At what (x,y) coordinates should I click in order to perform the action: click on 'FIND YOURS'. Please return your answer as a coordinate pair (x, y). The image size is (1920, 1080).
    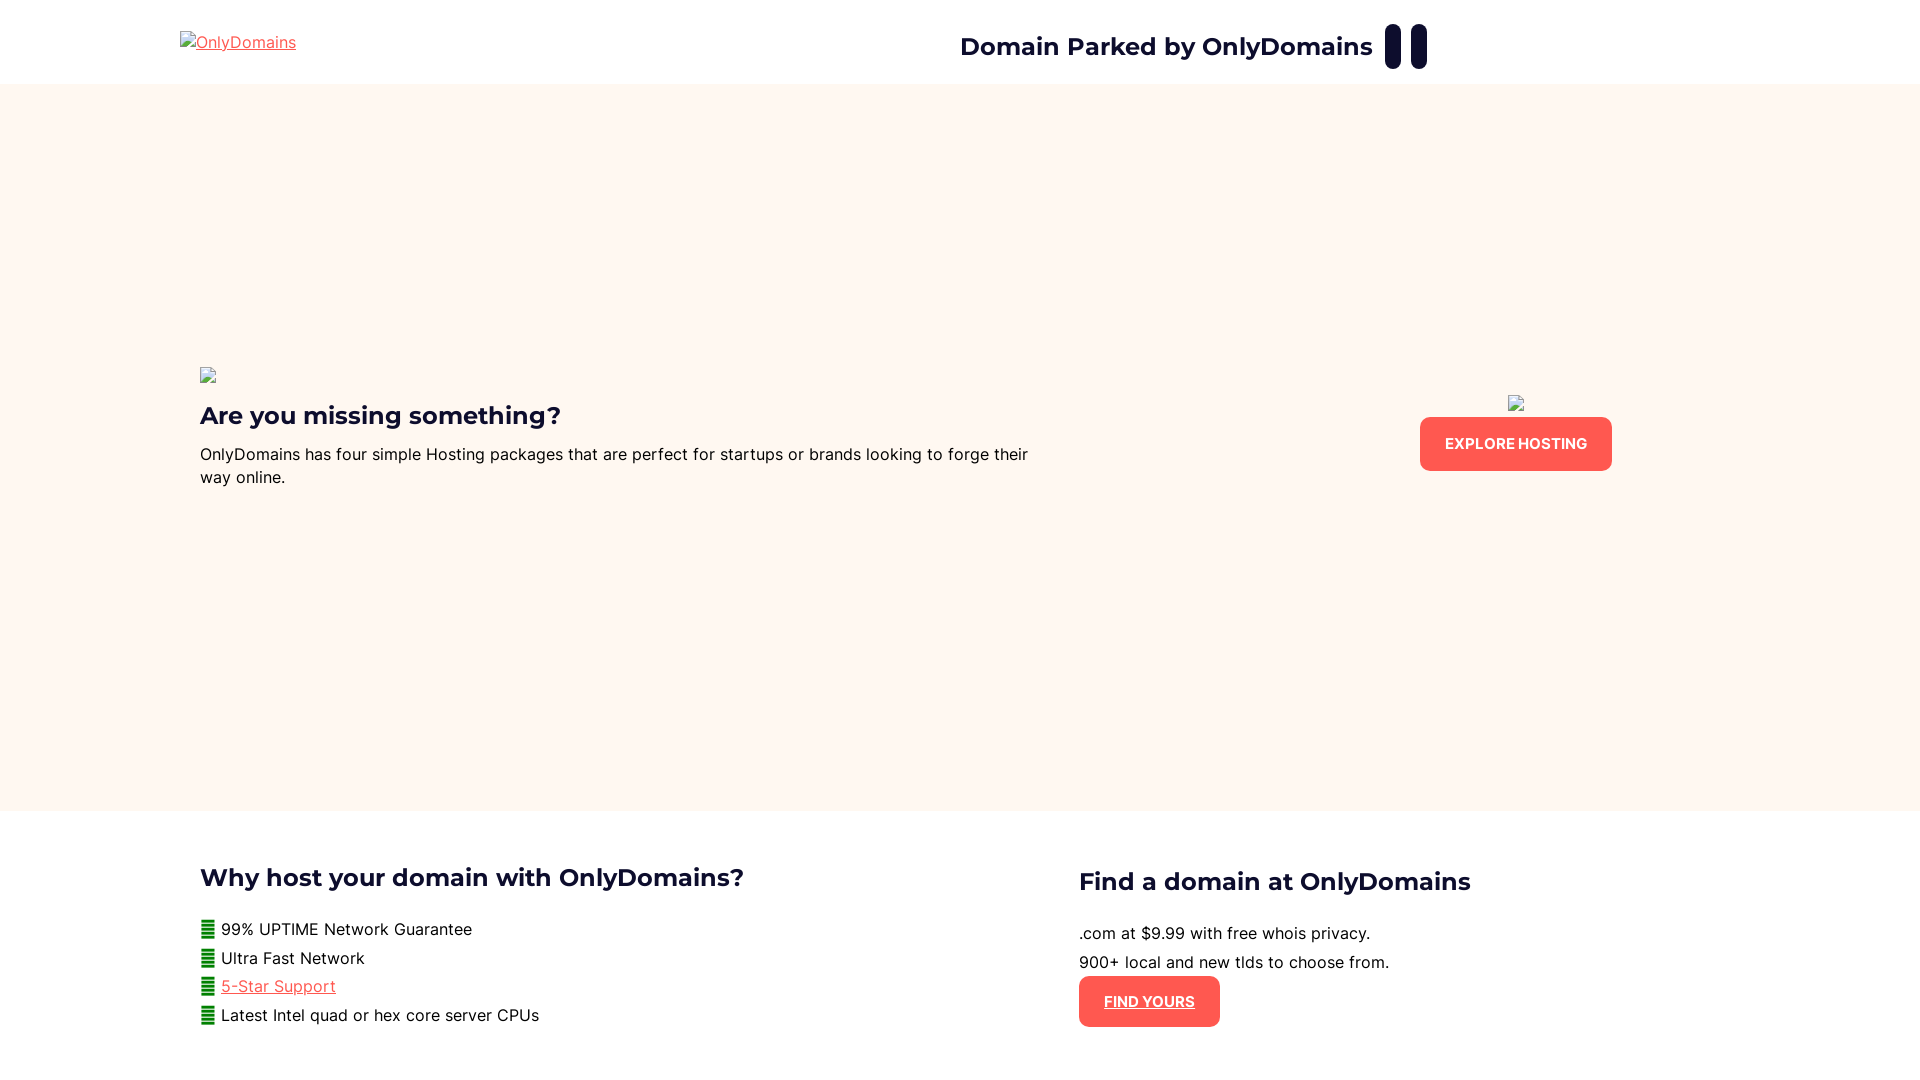
    Looking at the image, I should click on (1149, 1001).